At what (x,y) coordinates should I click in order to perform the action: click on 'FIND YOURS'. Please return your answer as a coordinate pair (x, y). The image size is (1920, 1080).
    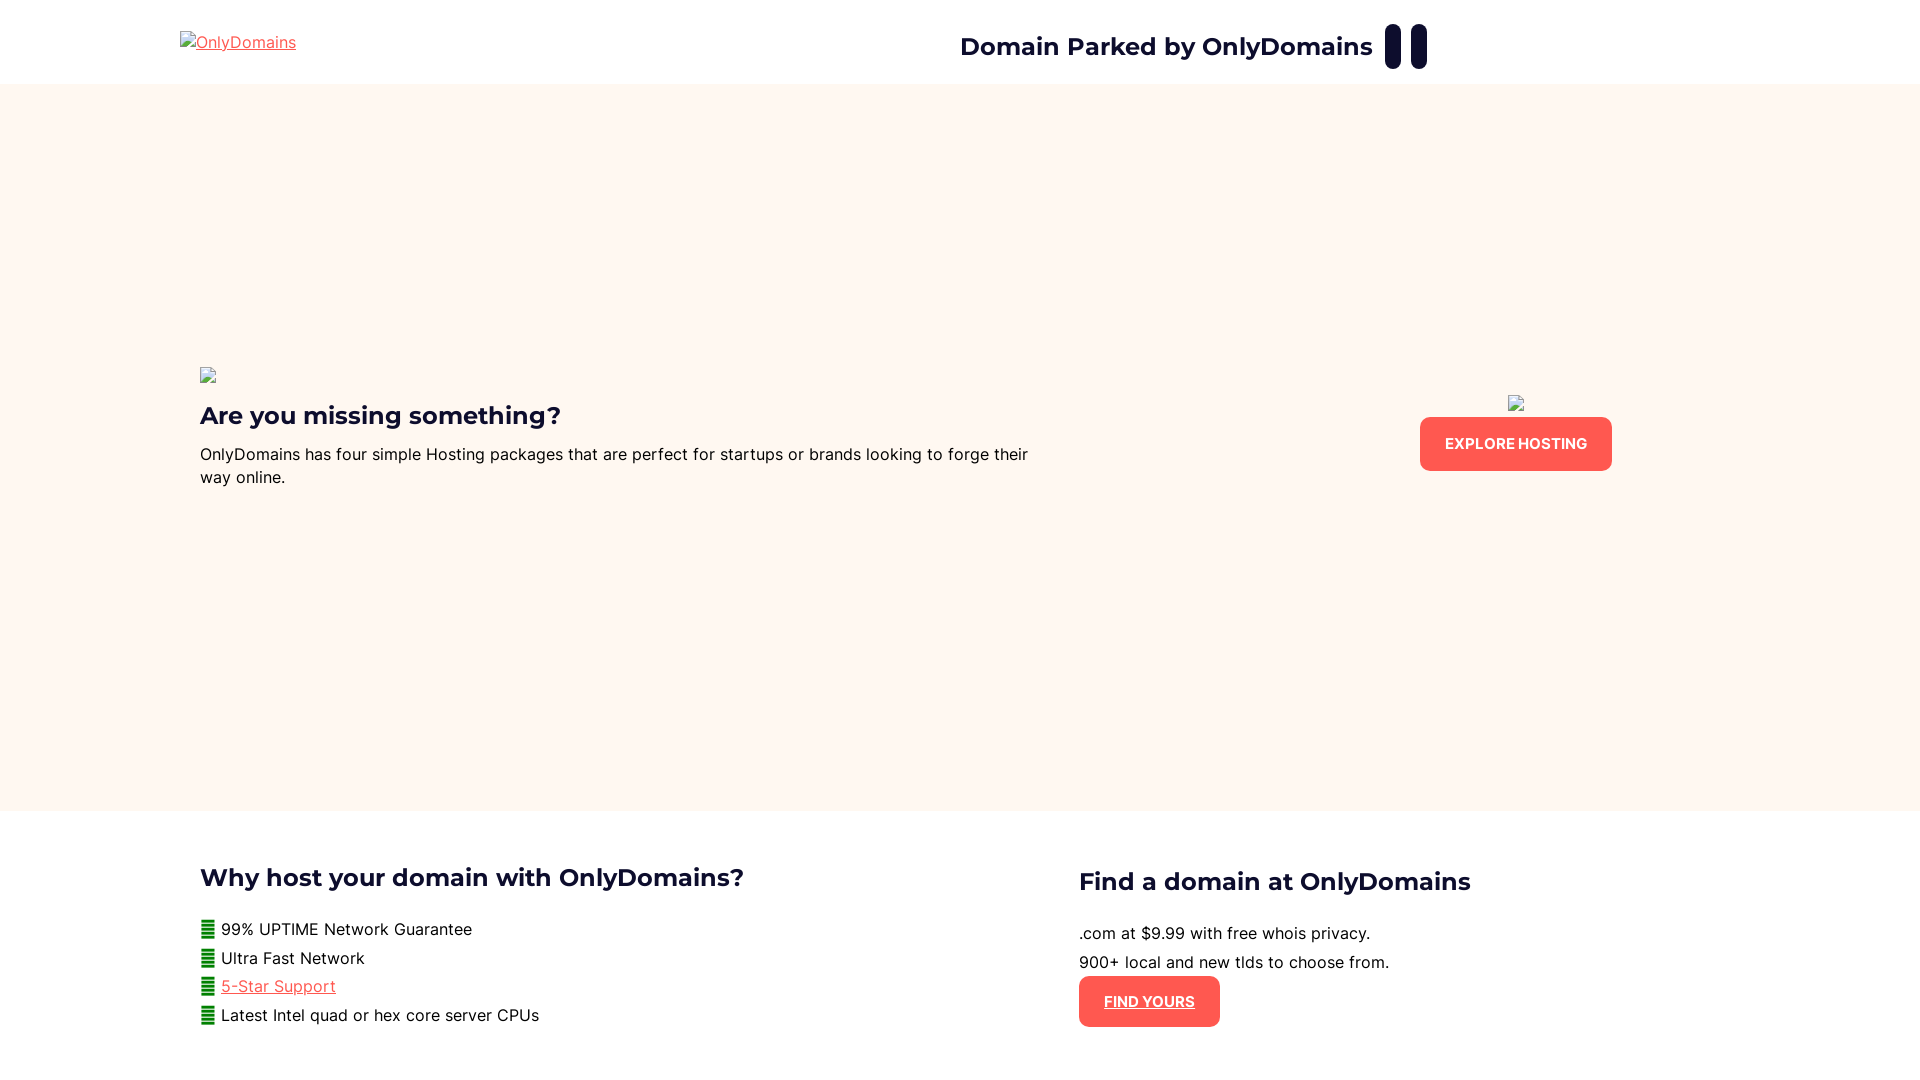
    Looking at the image, I should click on (1149, 1001).